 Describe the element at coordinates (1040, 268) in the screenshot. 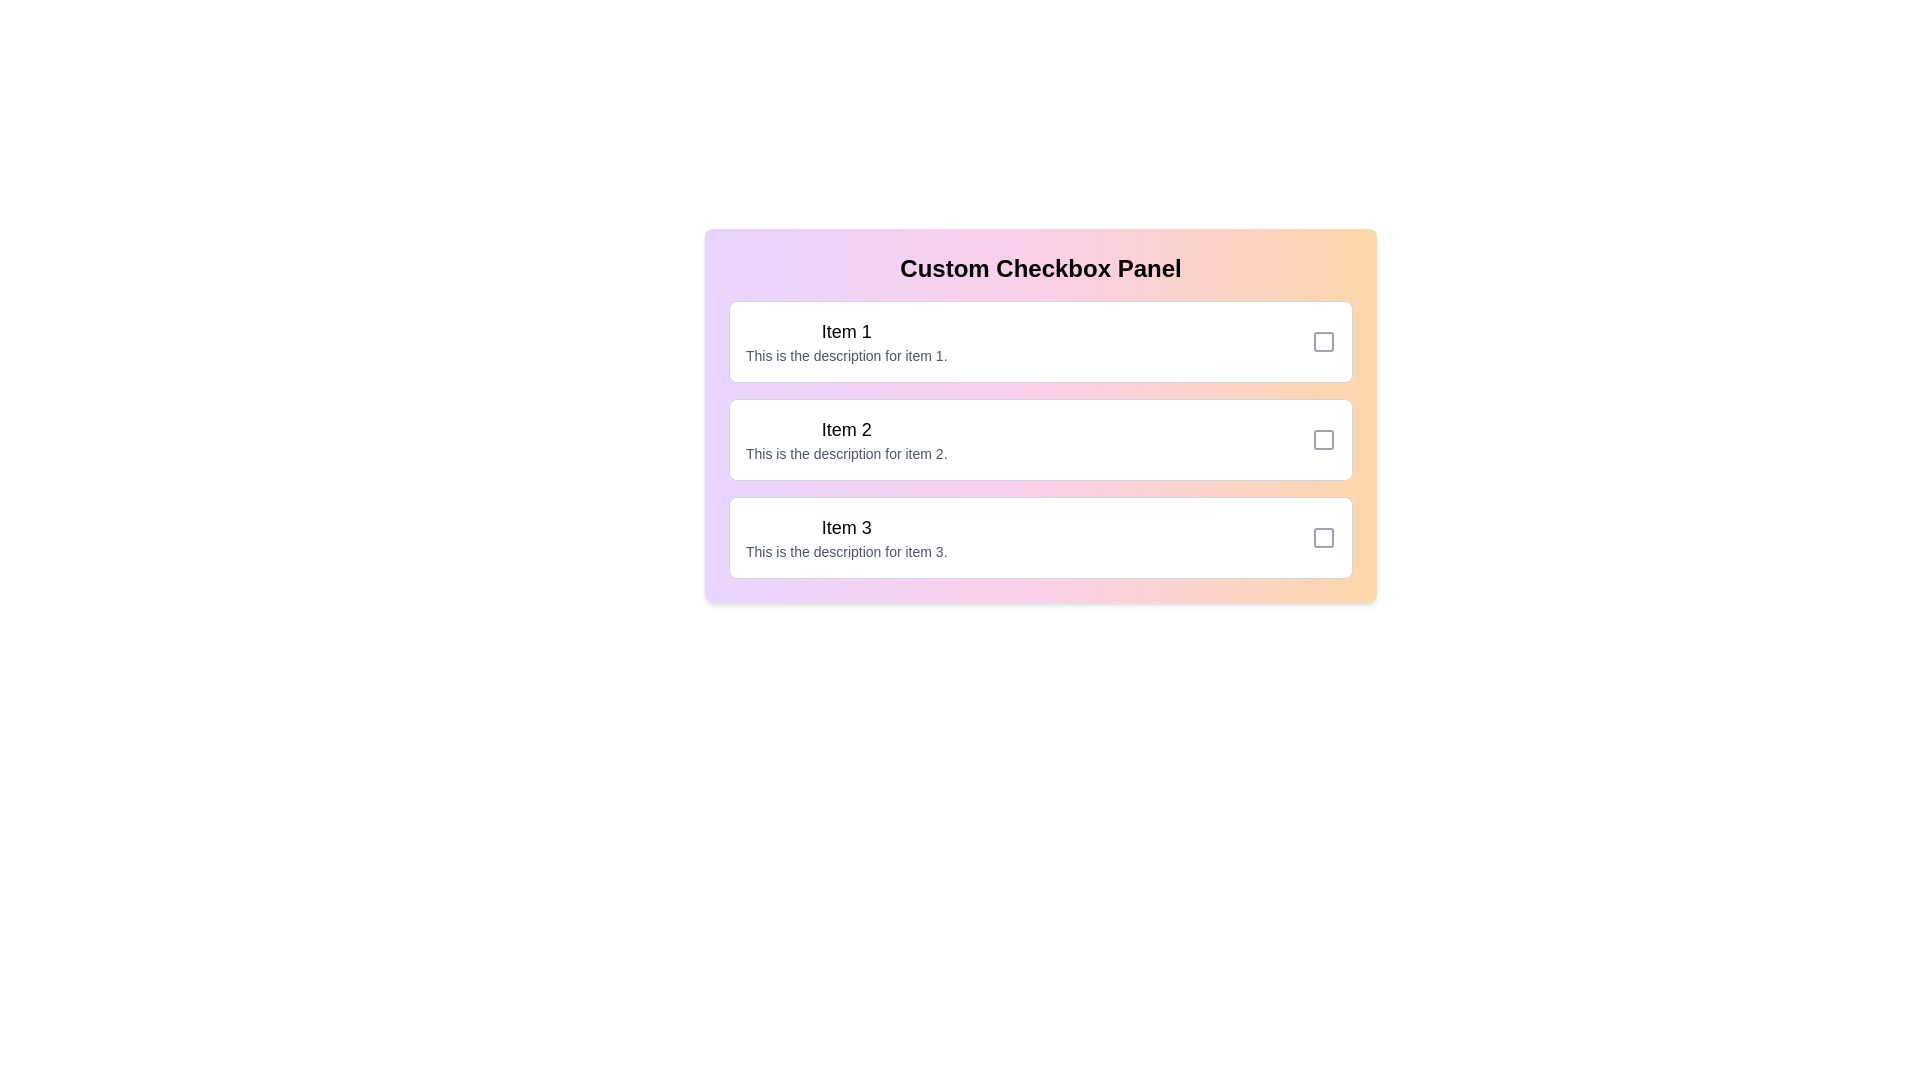

I see `the header text 'Custom Checkbox Panel'` at that location.